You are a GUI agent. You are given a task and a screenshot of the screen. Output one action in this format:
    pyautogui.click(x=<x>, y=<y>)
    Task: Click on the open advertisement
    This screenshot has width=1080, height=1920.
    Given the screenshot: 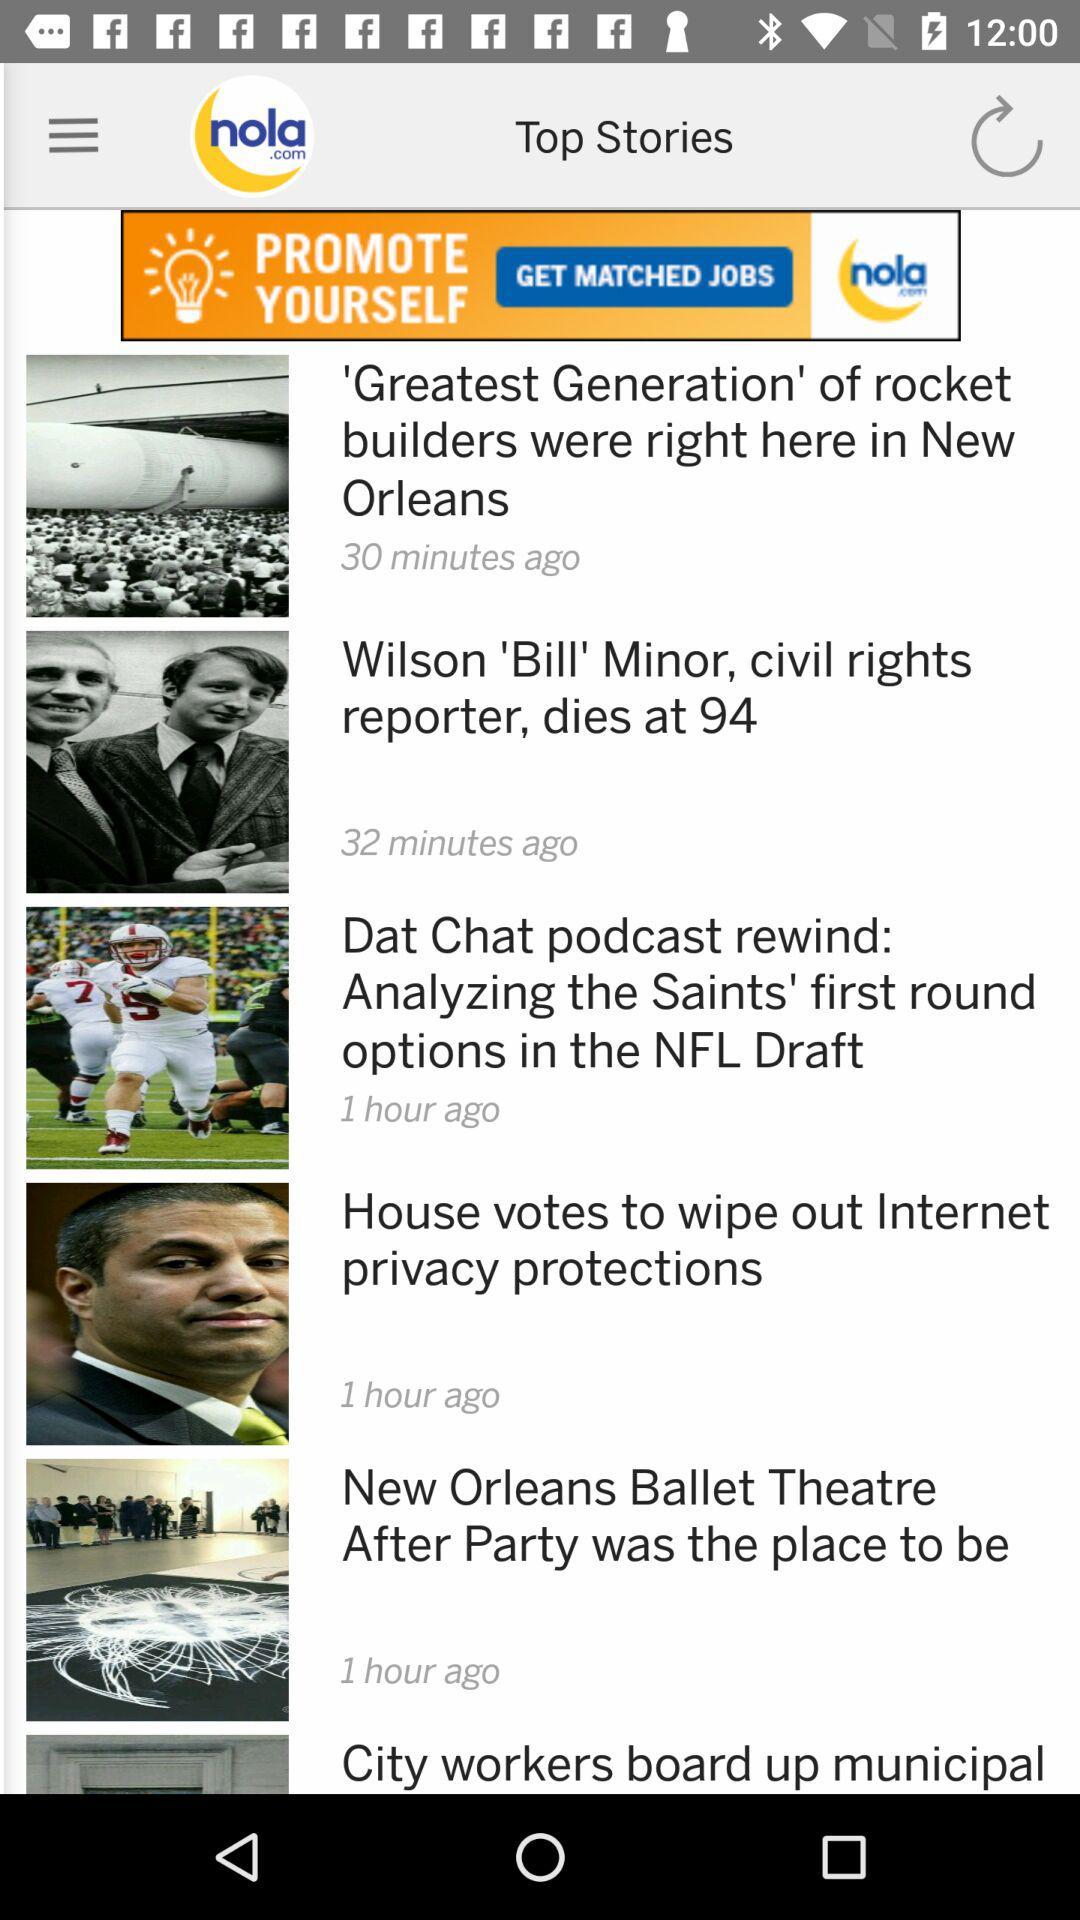 What is the action you would take?
    pyautogui.click(x=540, y=274)
    